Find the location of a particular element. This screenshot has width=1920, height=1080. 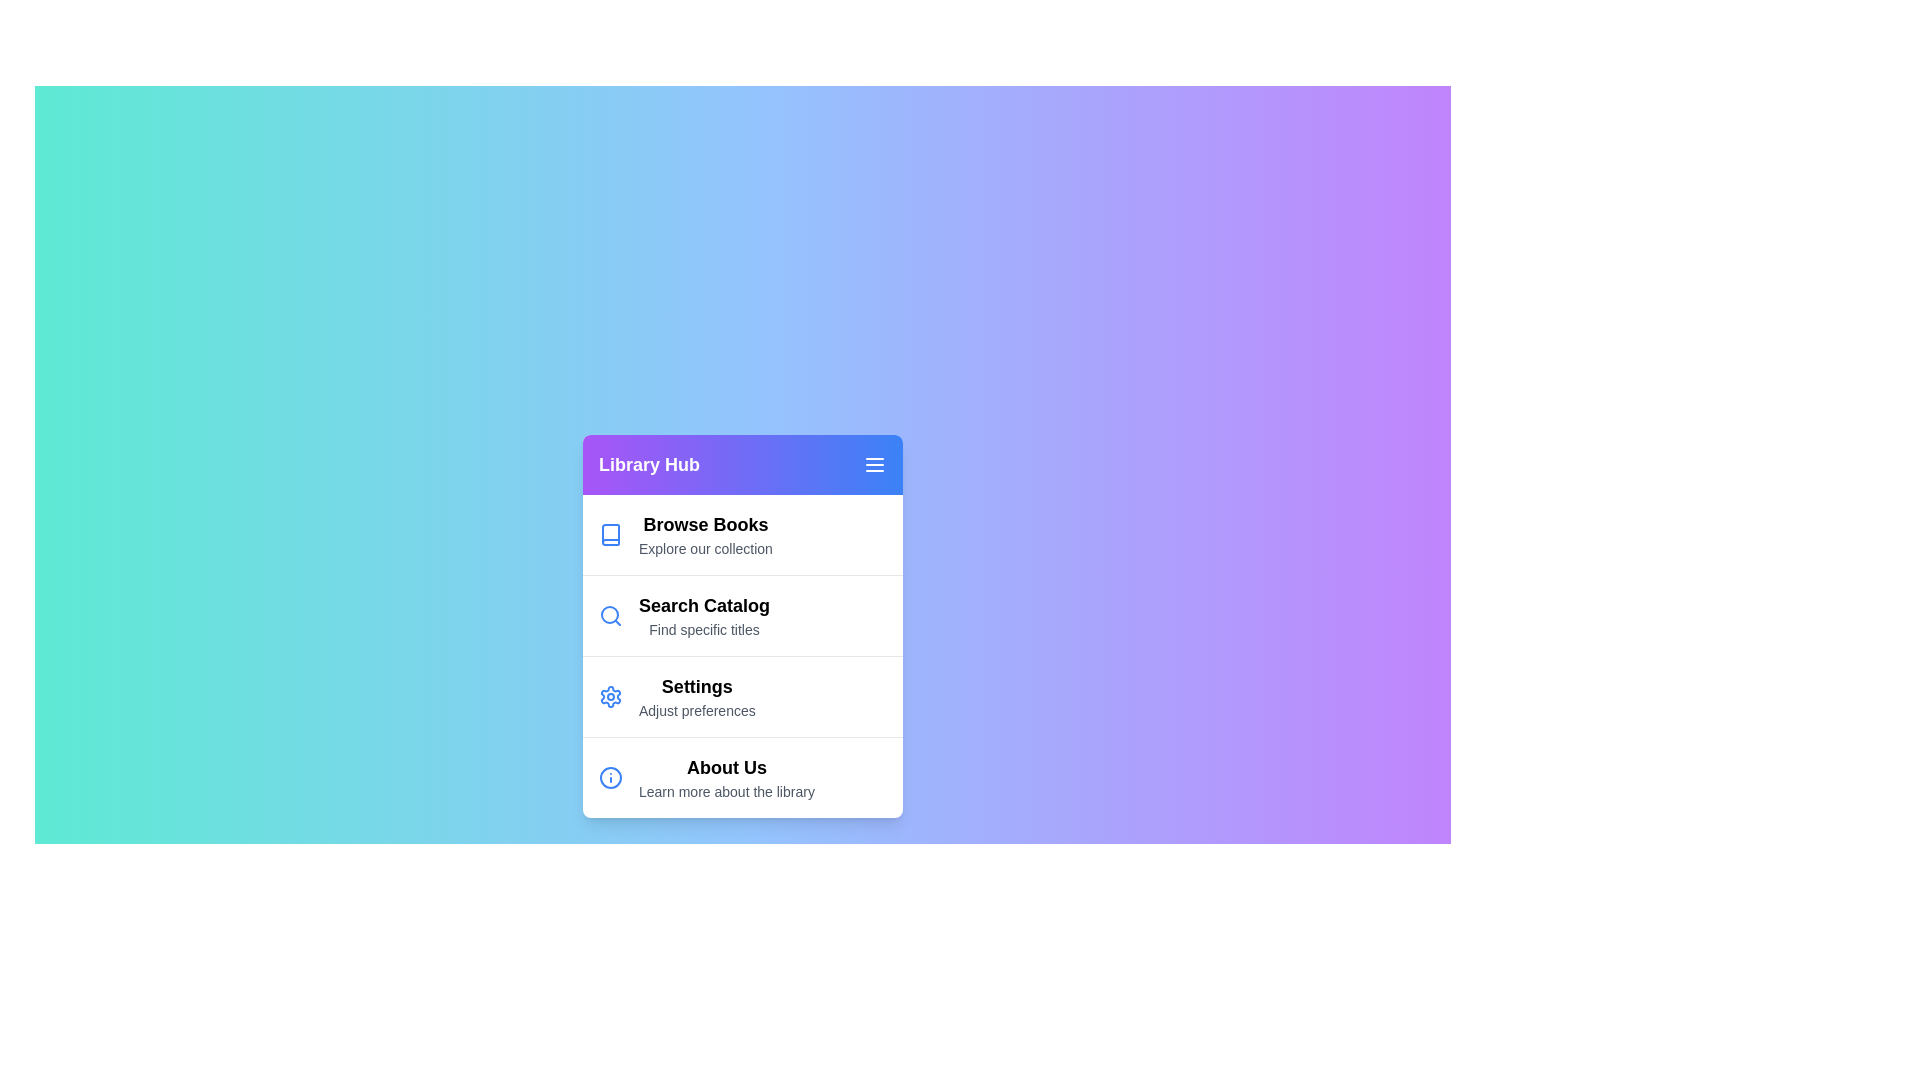

the menu item Settings by clicking on it is located at coordinates (742, 694).